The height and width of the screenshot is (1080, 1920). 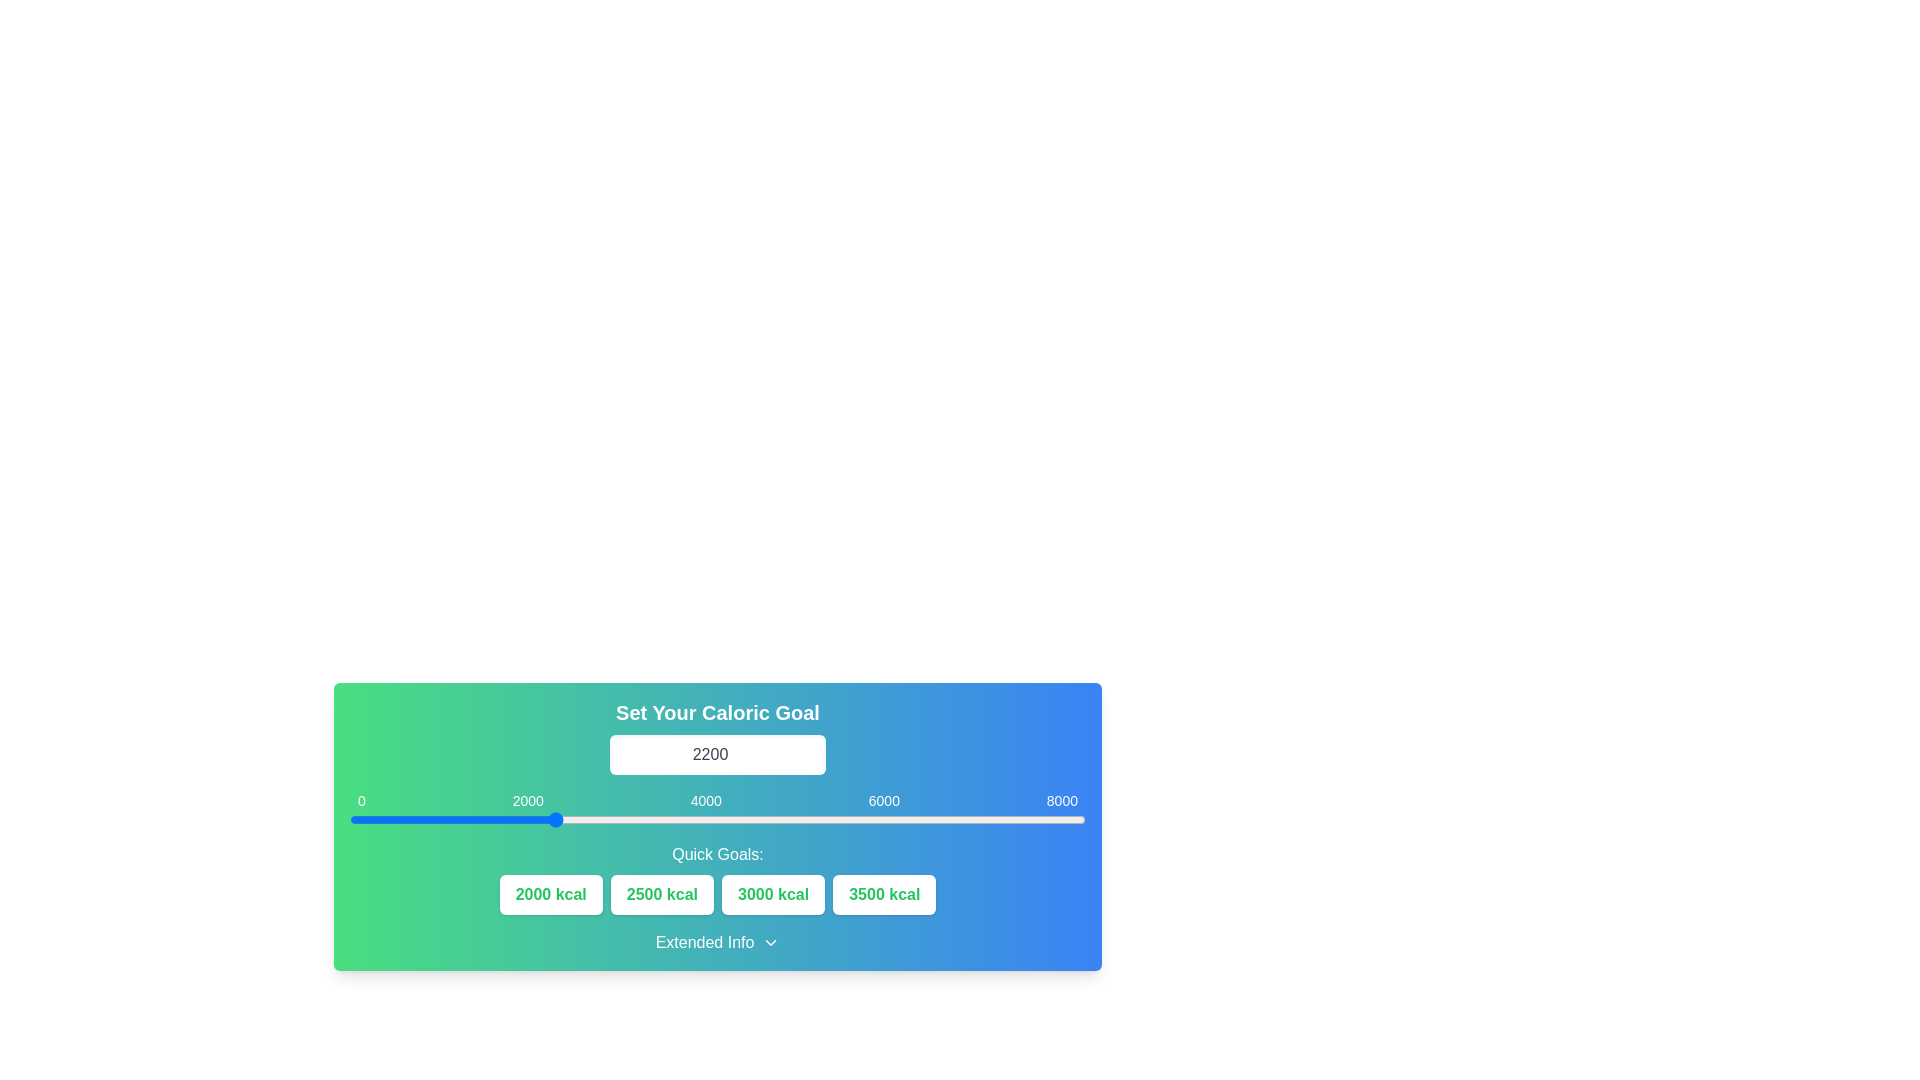 I want to click on the caloric goal, so click(x=601, y=820).